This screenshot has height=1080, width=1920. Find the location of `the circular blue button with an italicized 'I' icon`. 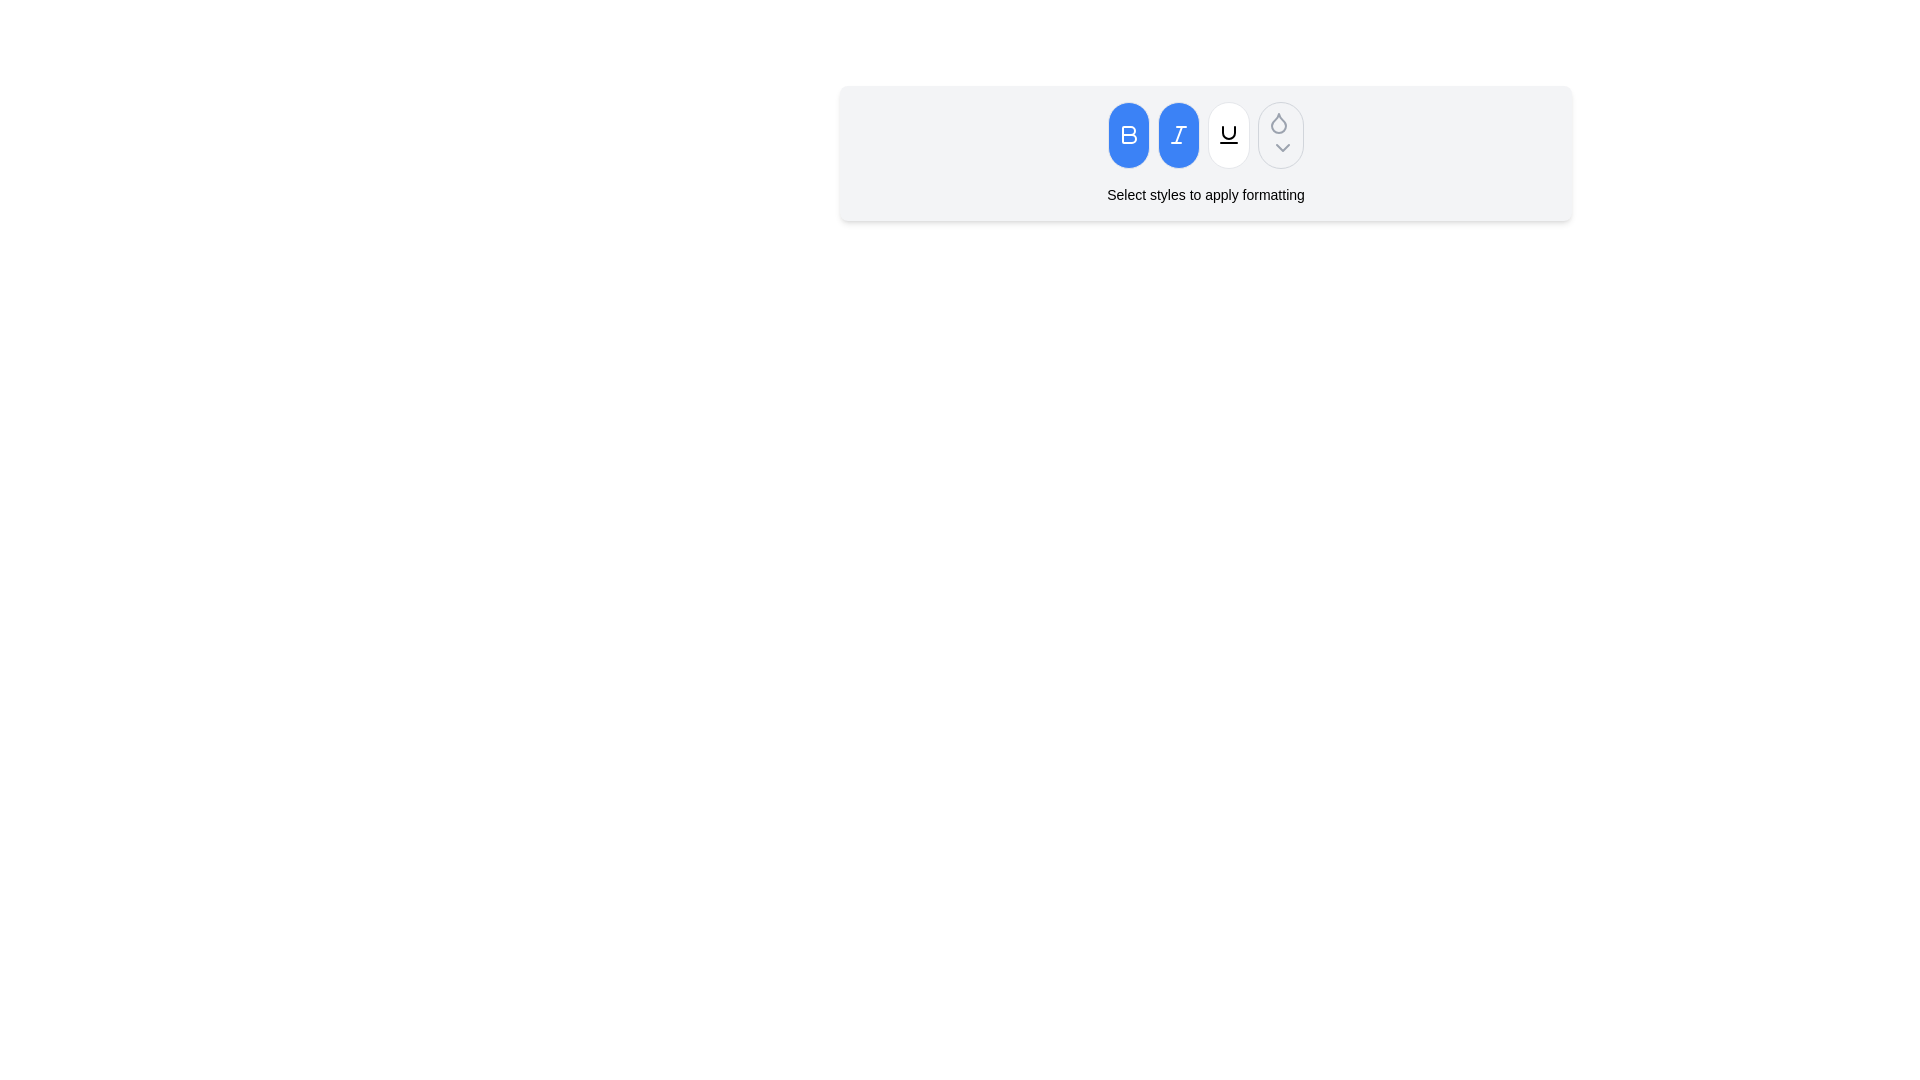

the circular blue button with an italicized 'I' icon is located at coordinates (1179, 135).